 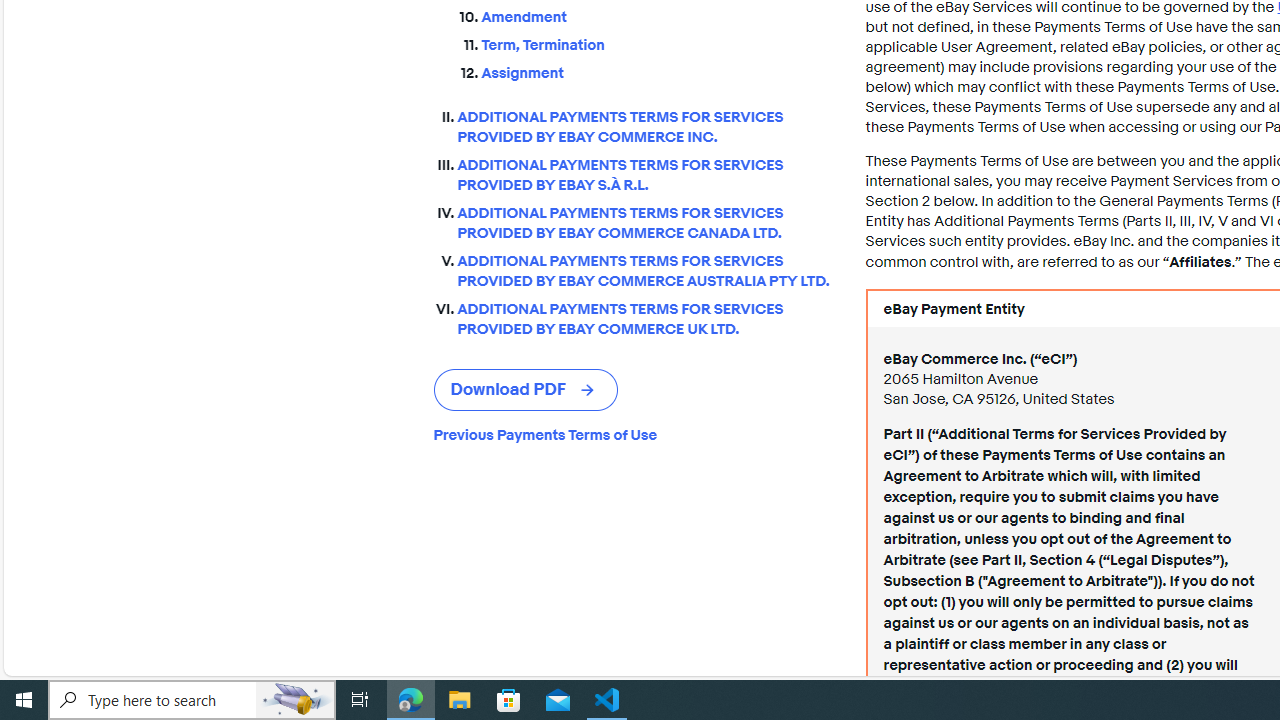 I want to click on 'Amendment', so click(x=657, y=17).